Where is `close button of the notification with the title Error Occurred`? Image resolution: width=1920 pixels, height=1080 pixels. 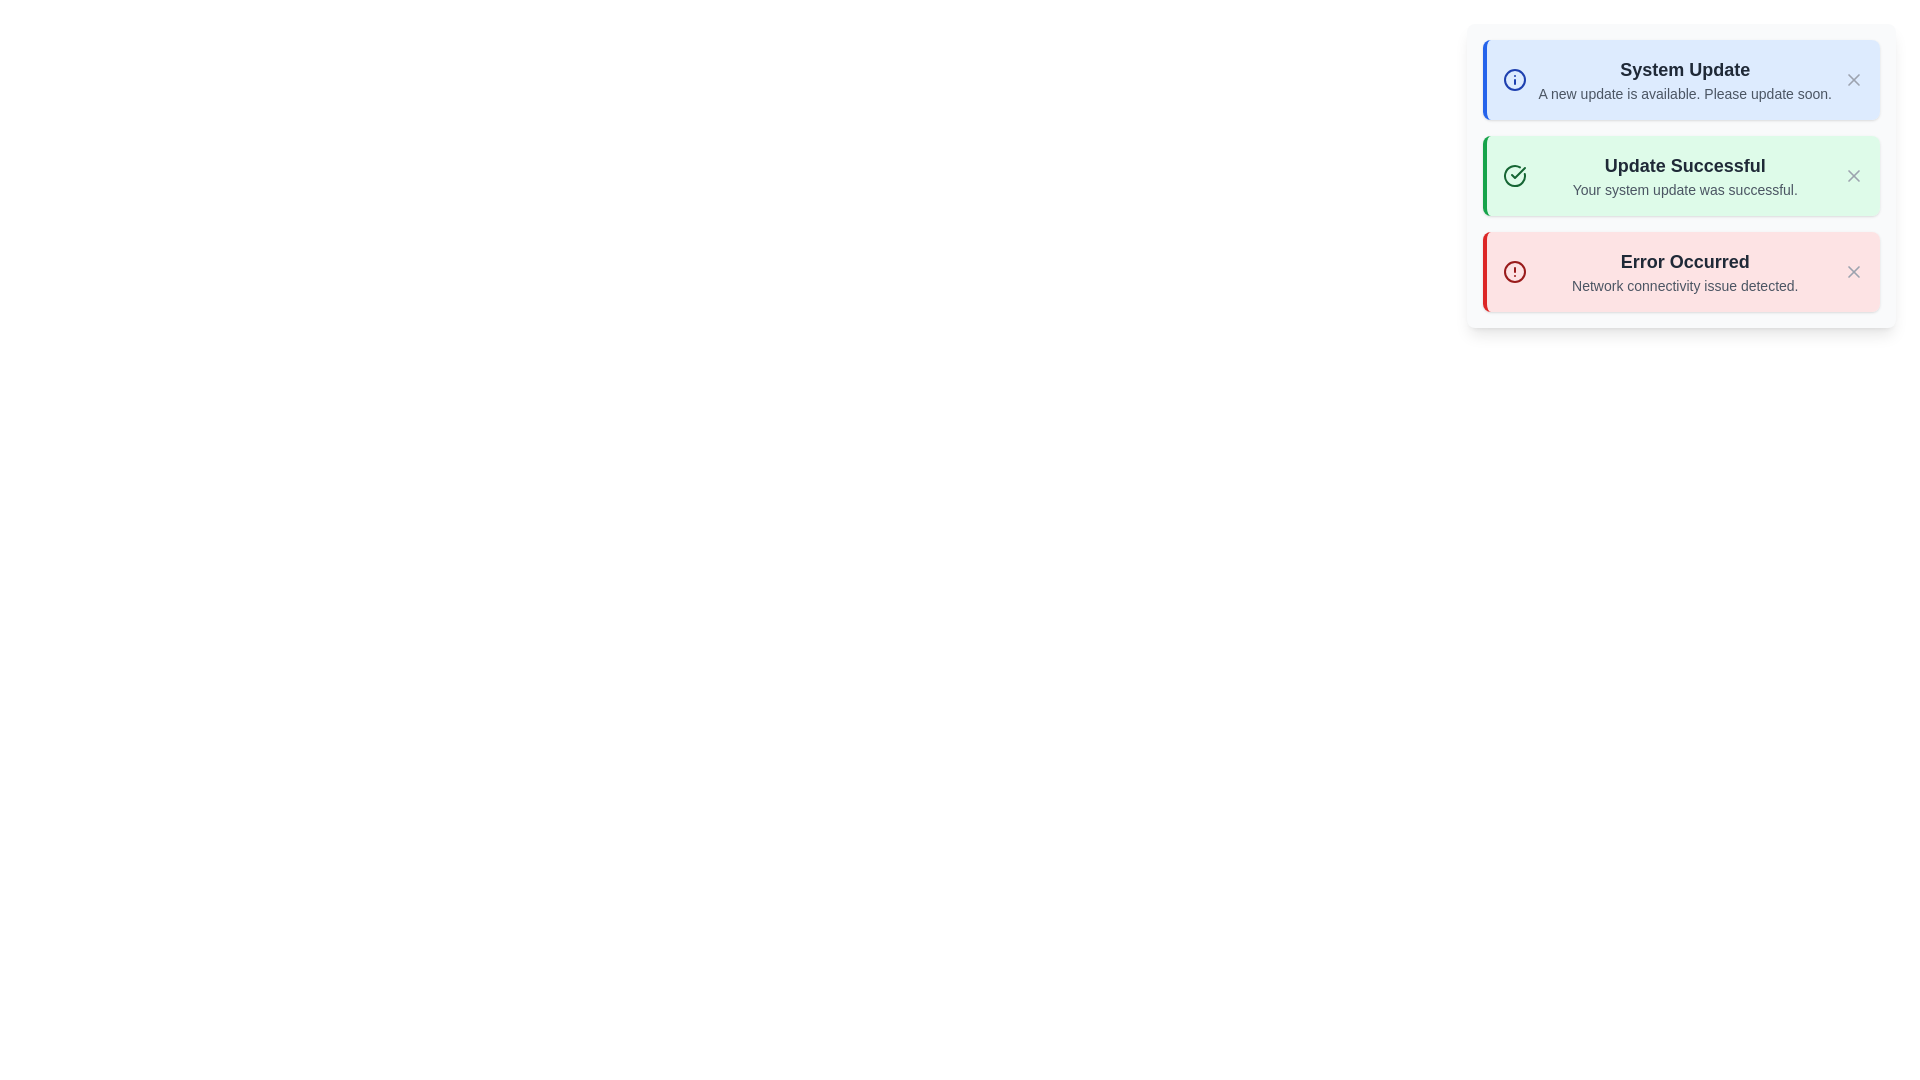 close button of the notification with the title Error Occurred is located at coordinates (1852, 272).